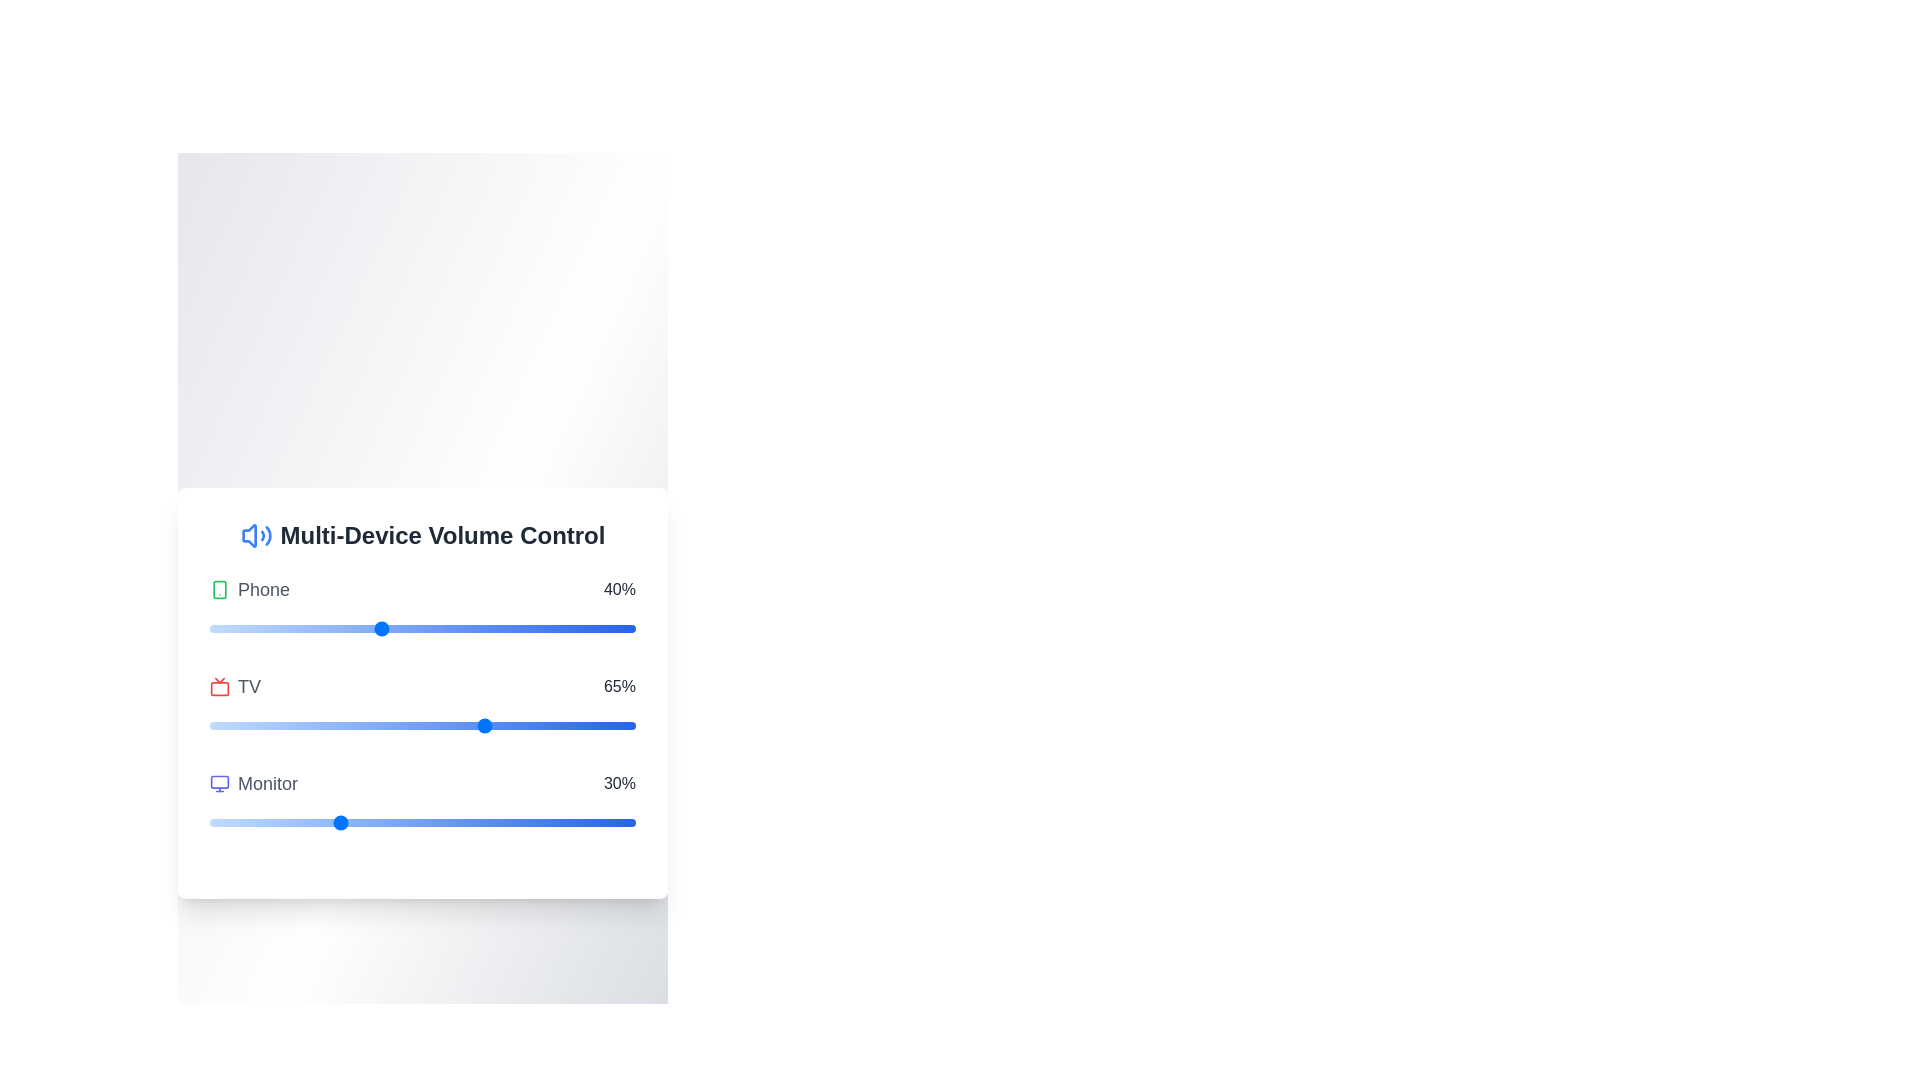 This screenshot has width=1920, height=1080. Describe the element at coordinates (525, 627) in the screenshot. I see `the volume slider` at that location.